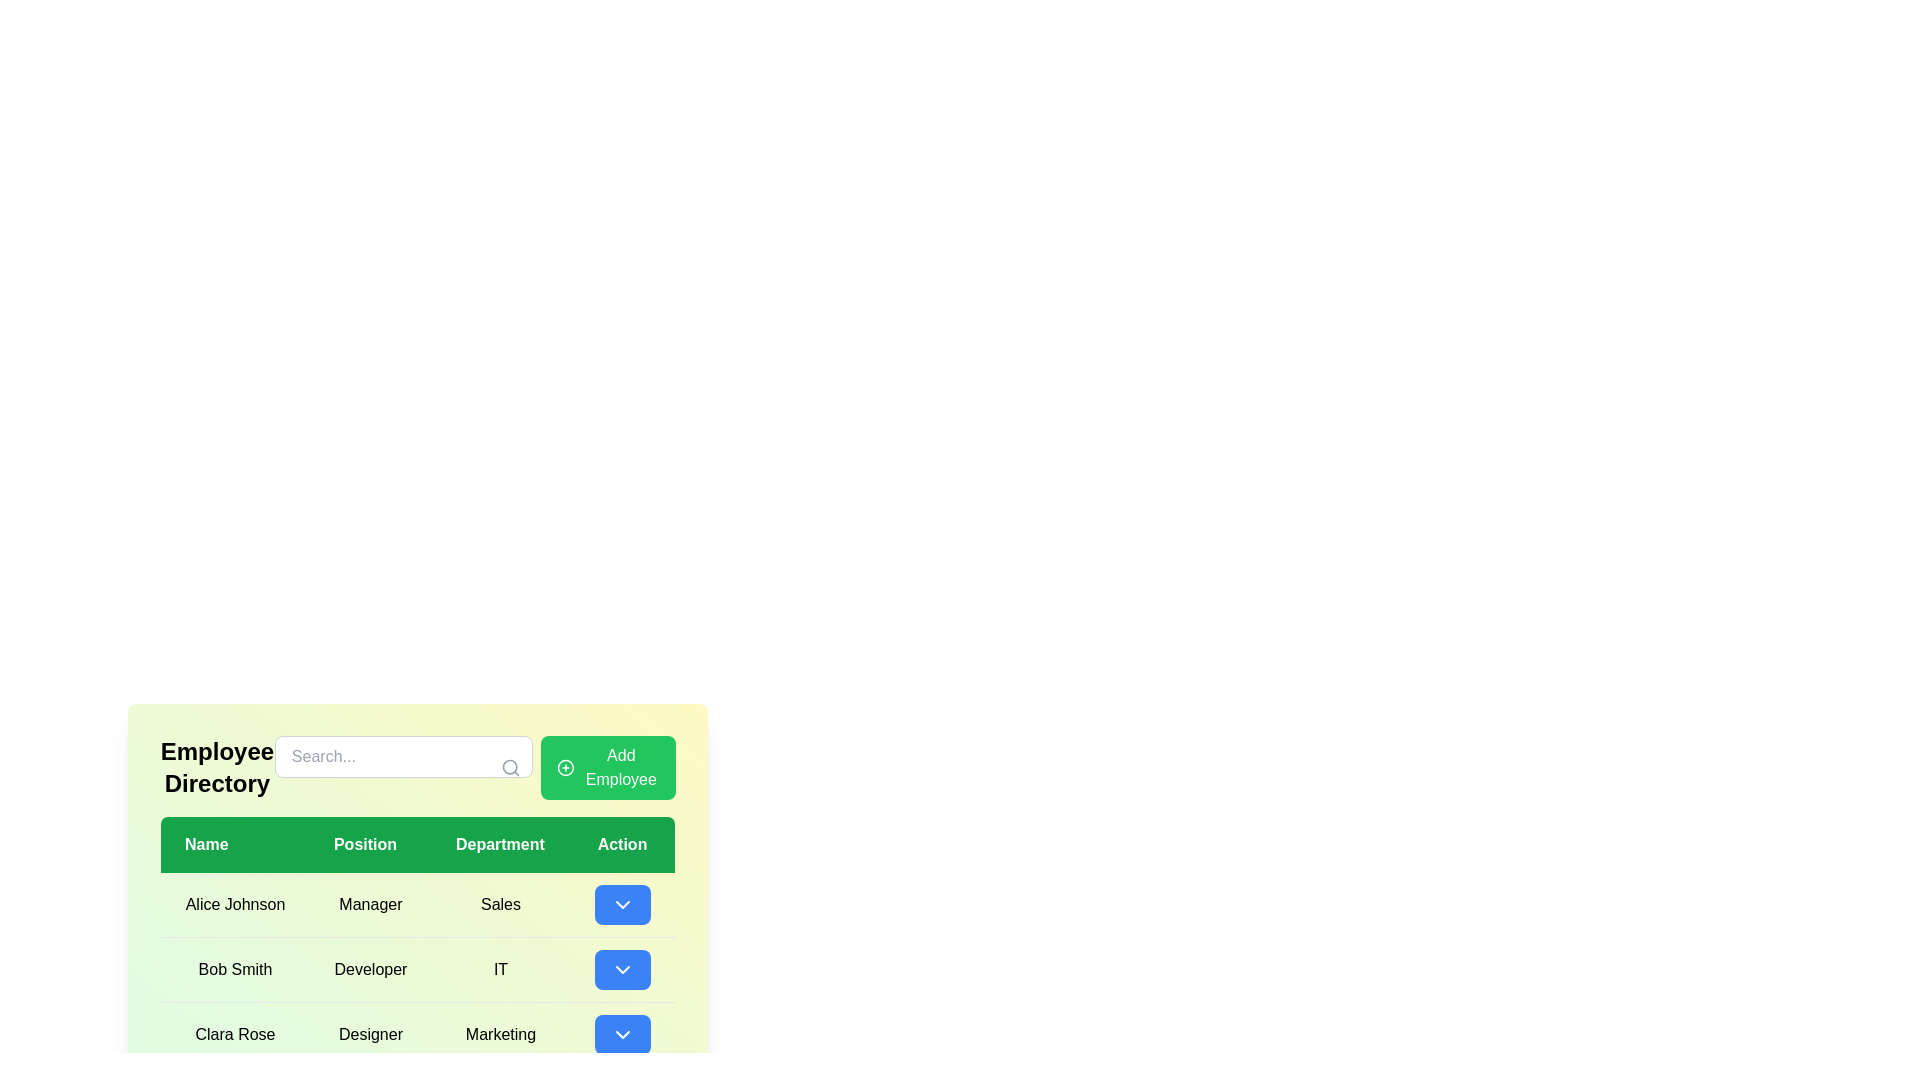  Describe the element at coordinates (217, 766) in the screenshot. I see `the 'Employee Directory' text label, which is a bold and large font header located at the top-left of the green-tinted interface` at that location.